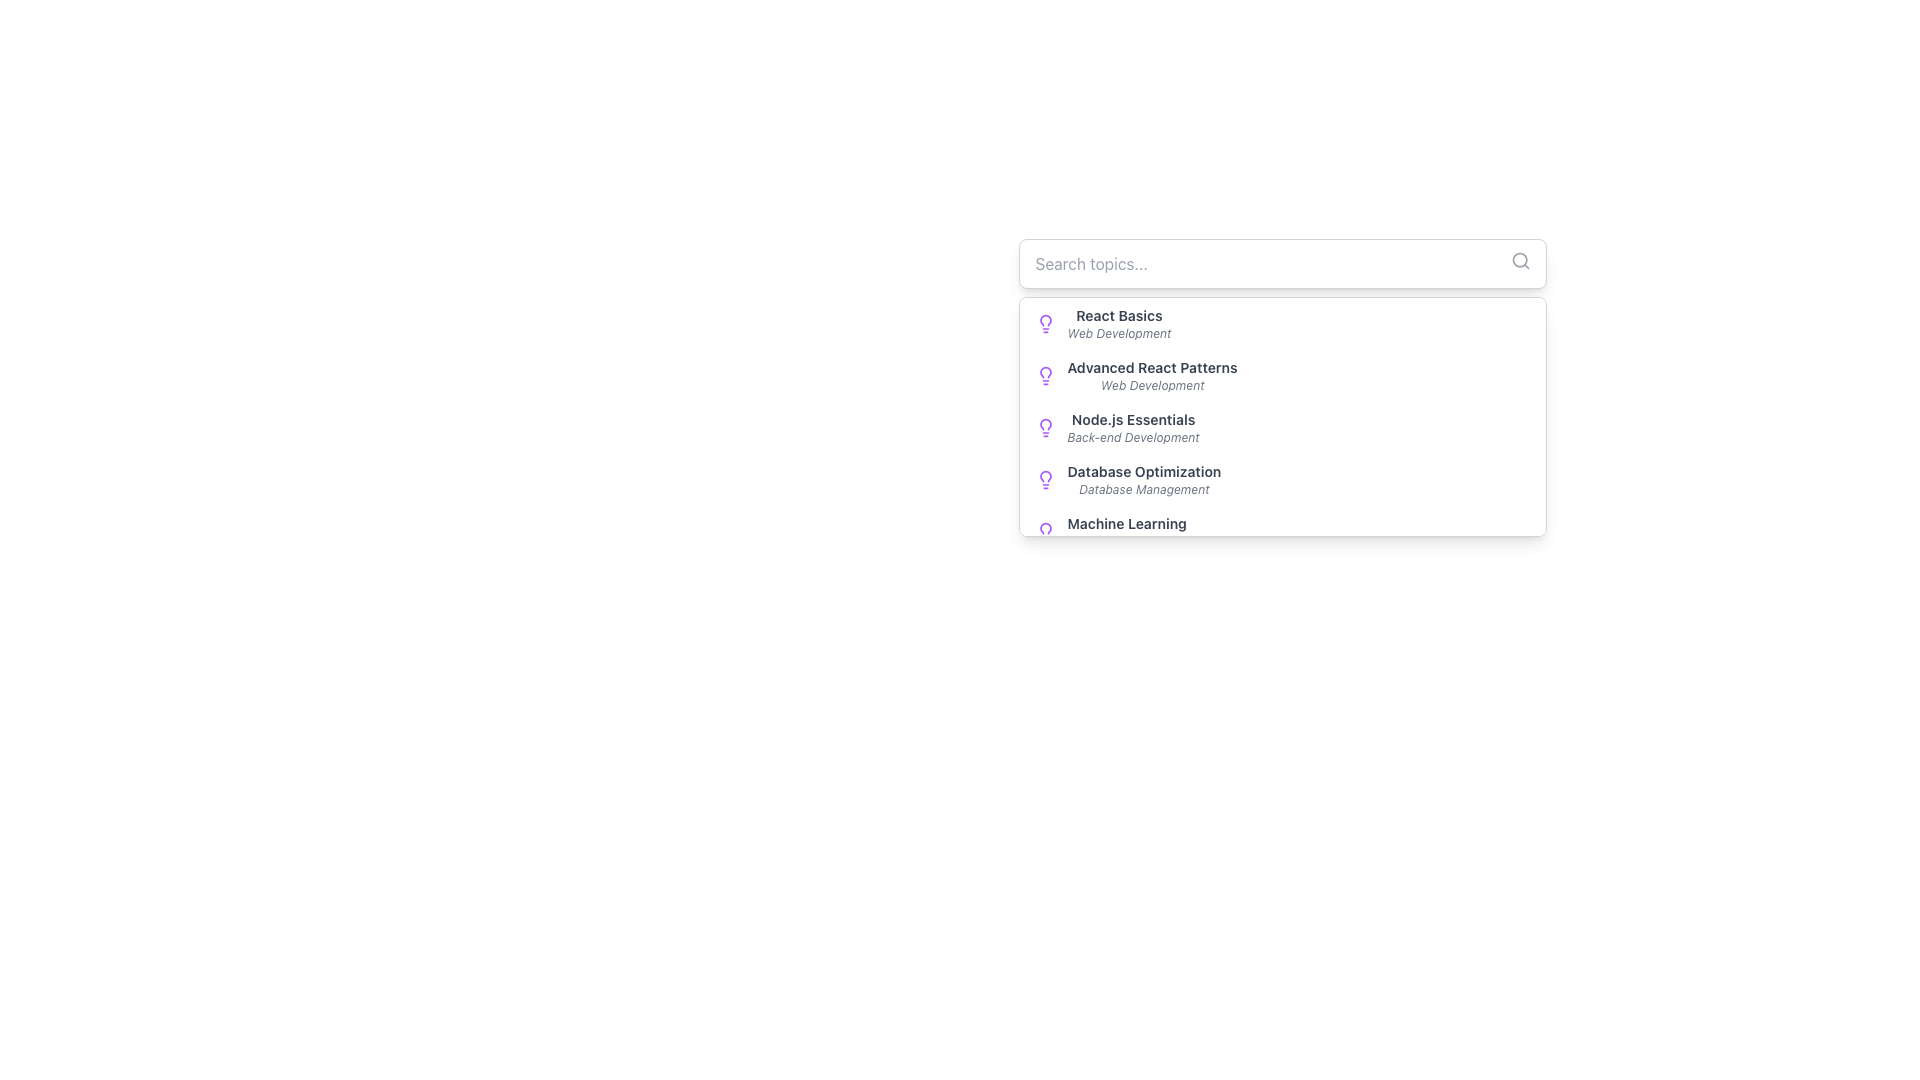  I want to click on the small circle in the SVG graphic that serves as the lens of the search magnifying glass icon located at the top-right corner of the interface, so click(1519, 259).